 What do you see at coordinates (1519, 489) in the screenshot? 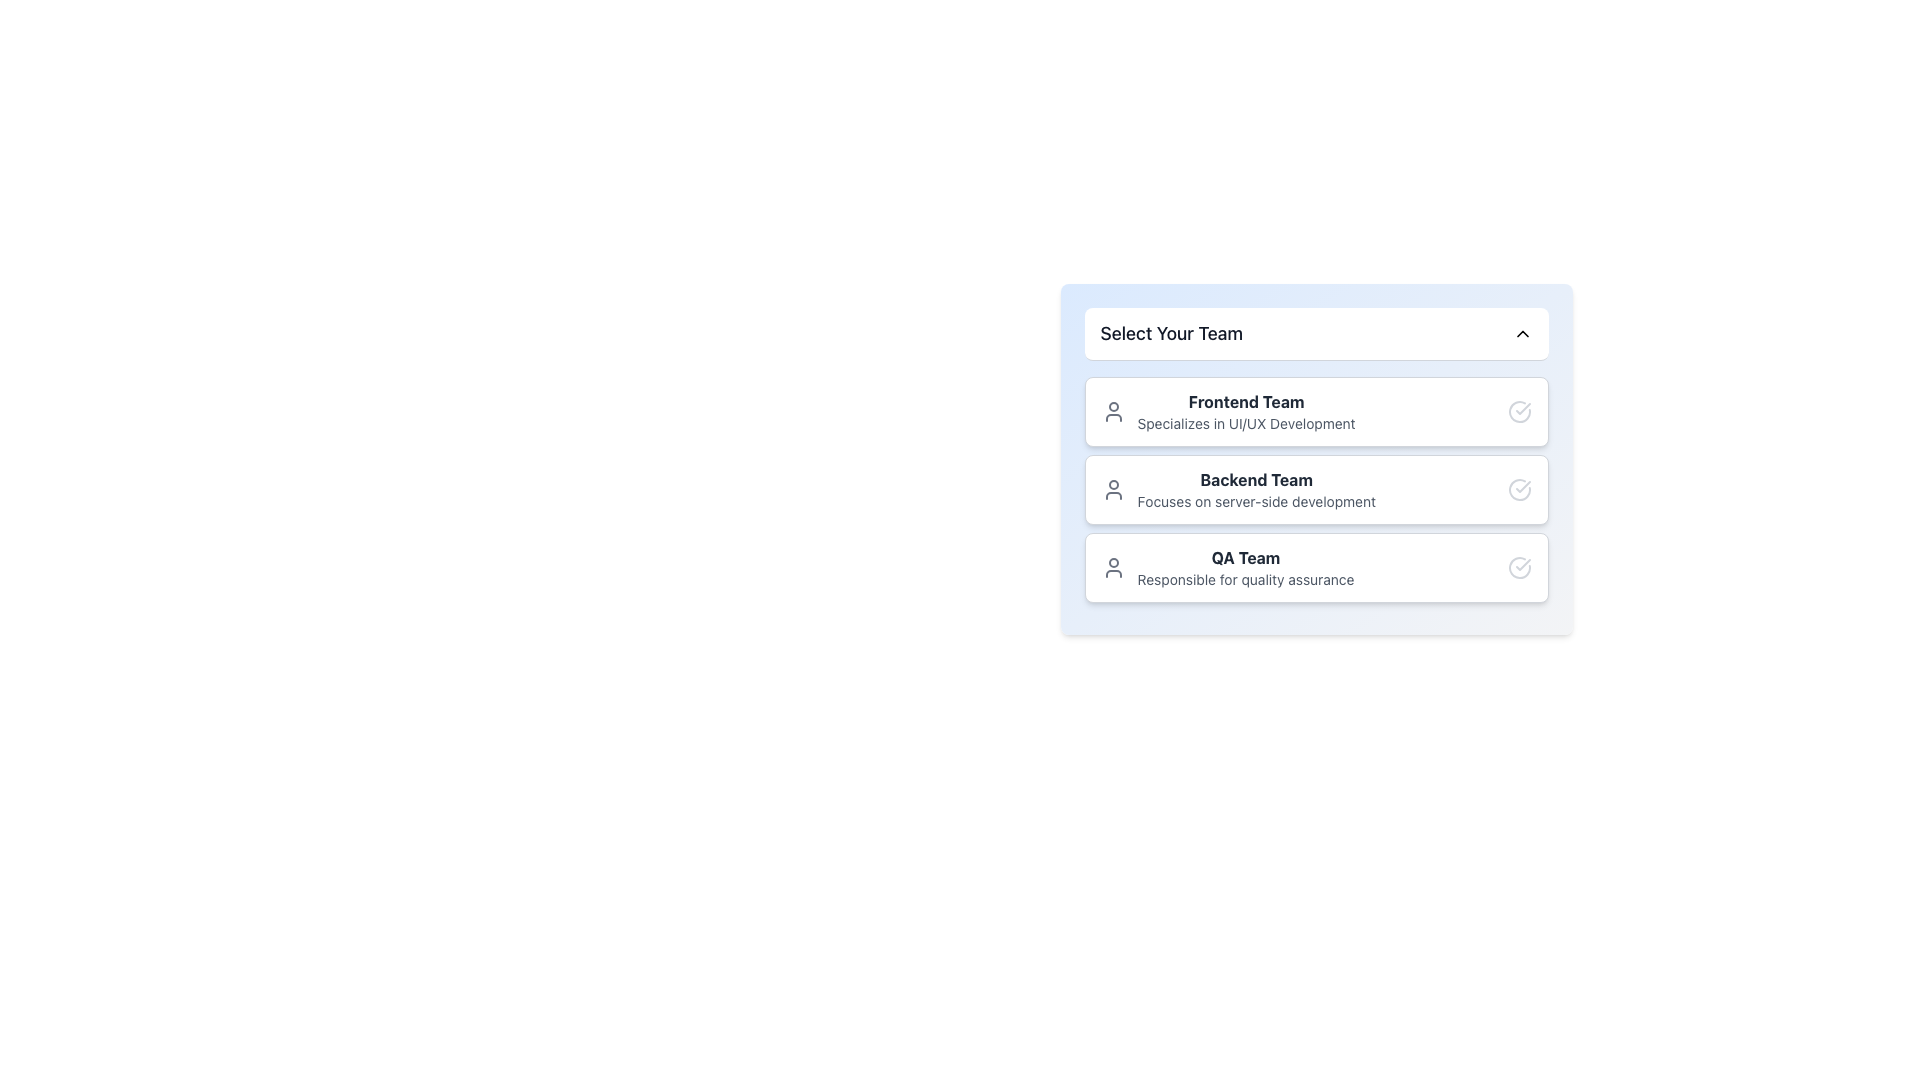
I see `the icon located to the far-right of the 'Backend Team' list entry in the 'Select Your Team' section` at bounding box center [1519, 489].